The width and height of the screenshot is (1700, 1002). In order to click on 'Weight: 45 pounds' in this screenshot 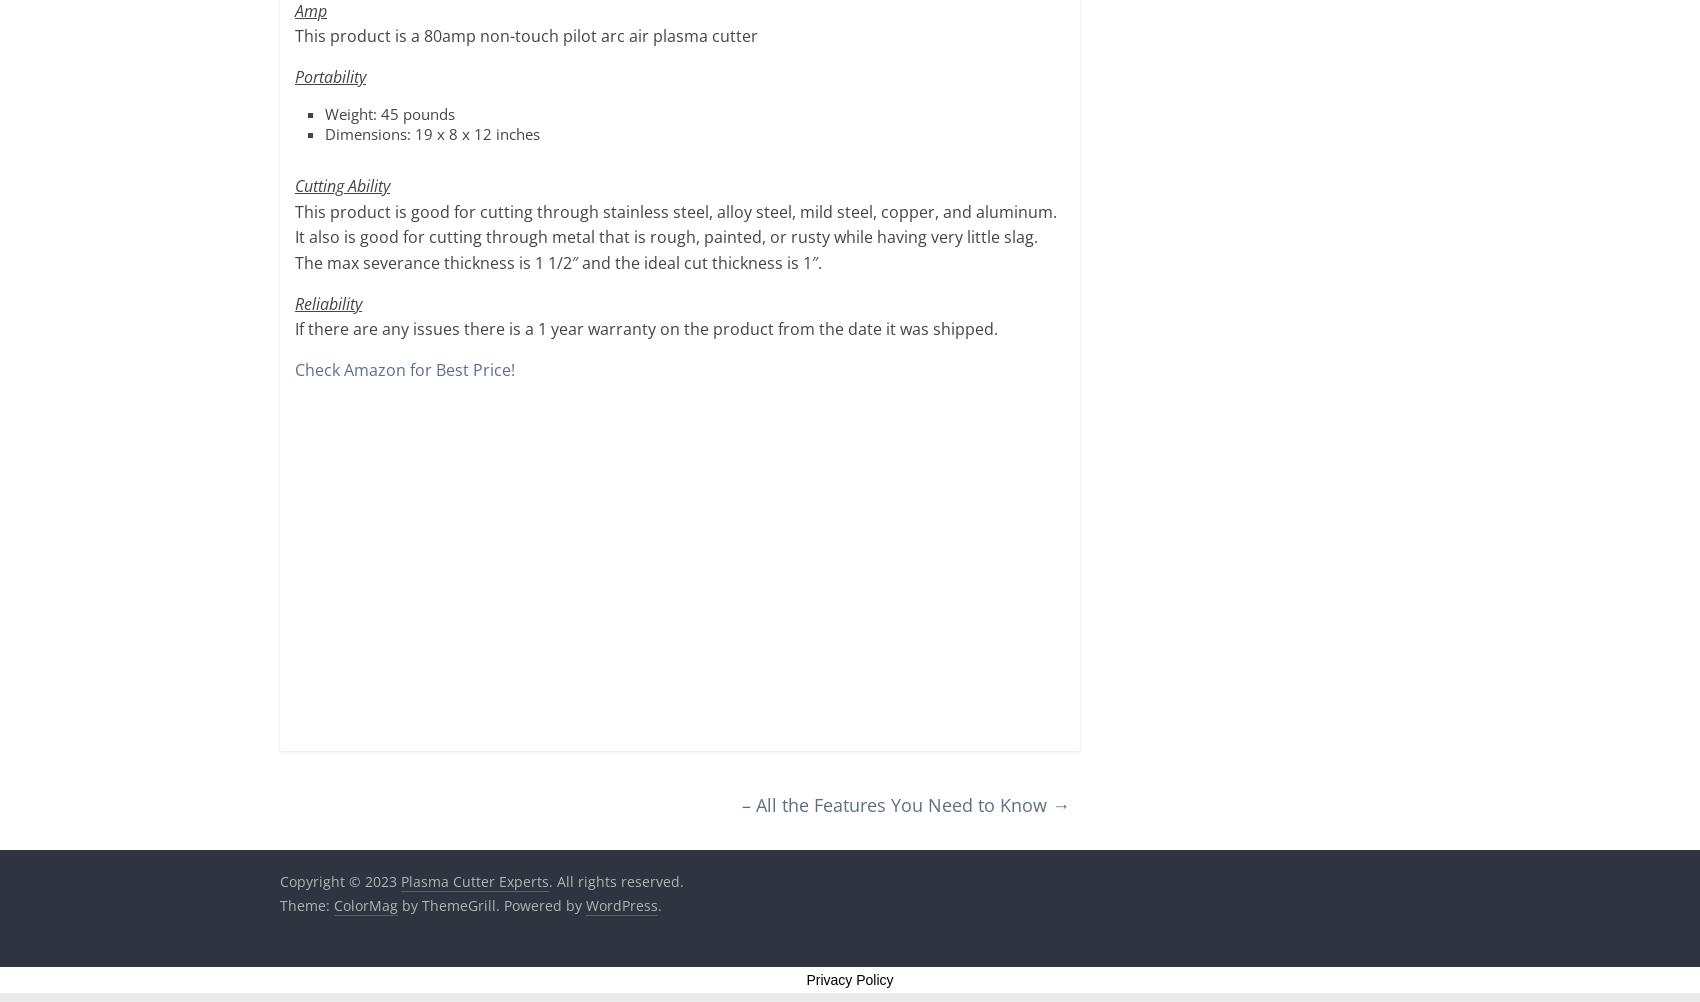, I will do `click(388, 113)`.